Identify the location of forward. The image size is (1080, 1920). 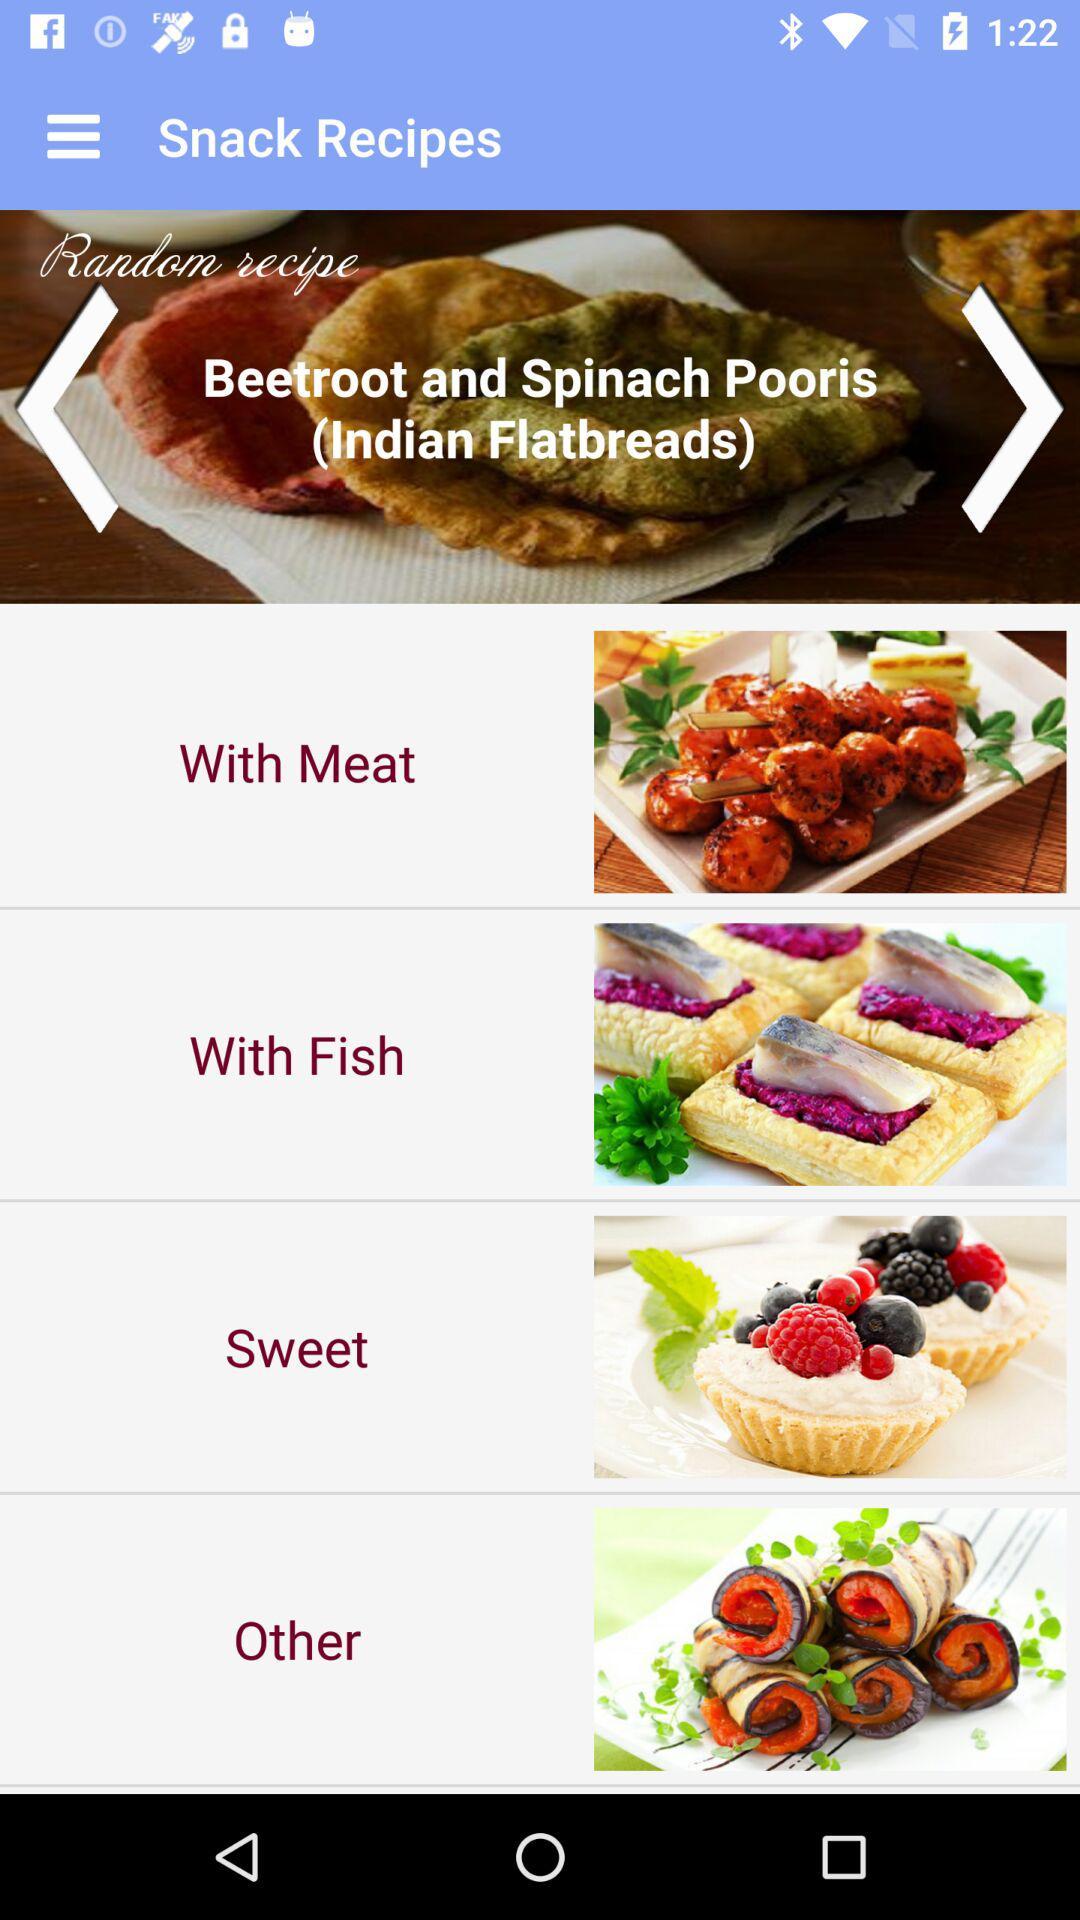
(1014, 405).